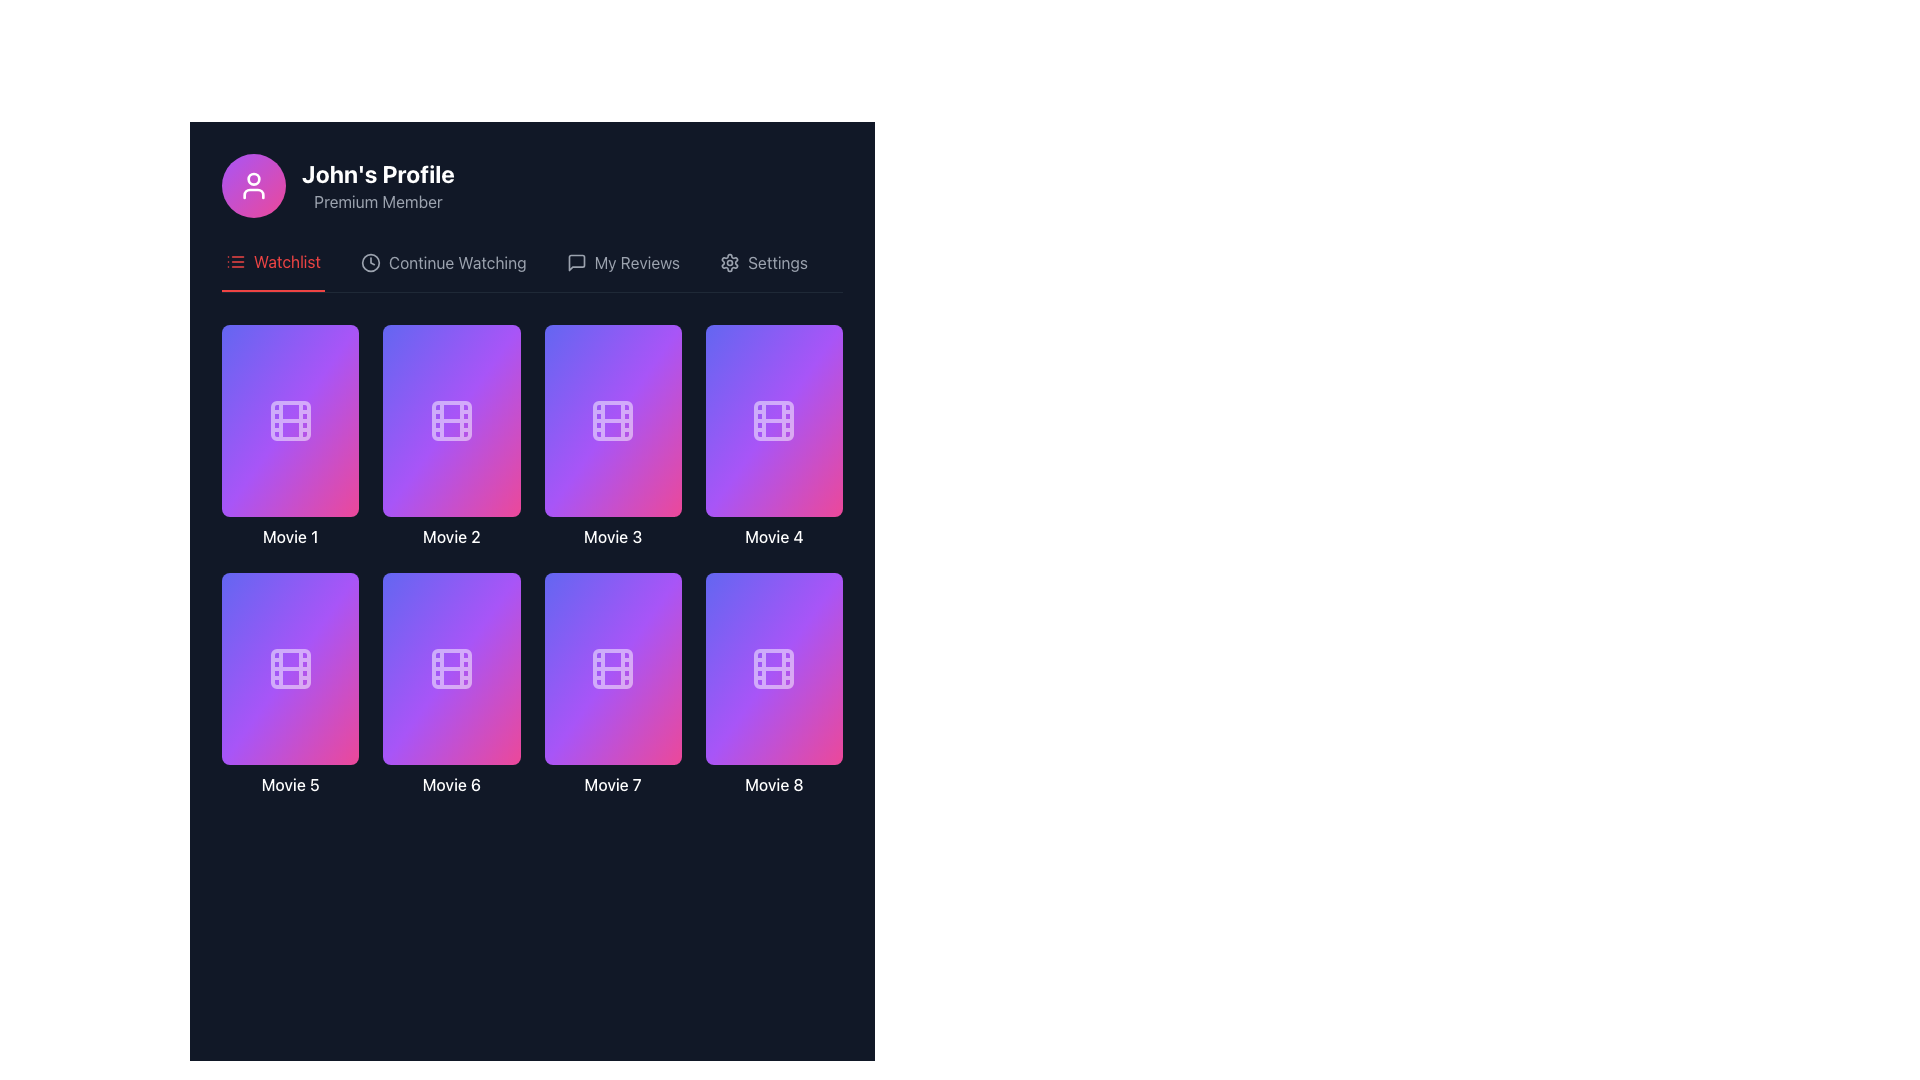 This screenshot has height=1080, width=1920. What do you see at coordinates (289, 435) in the screenshot?
I see `the first clickable movie card located at the top-left corner of the grid` at bounding box center [289, 435].